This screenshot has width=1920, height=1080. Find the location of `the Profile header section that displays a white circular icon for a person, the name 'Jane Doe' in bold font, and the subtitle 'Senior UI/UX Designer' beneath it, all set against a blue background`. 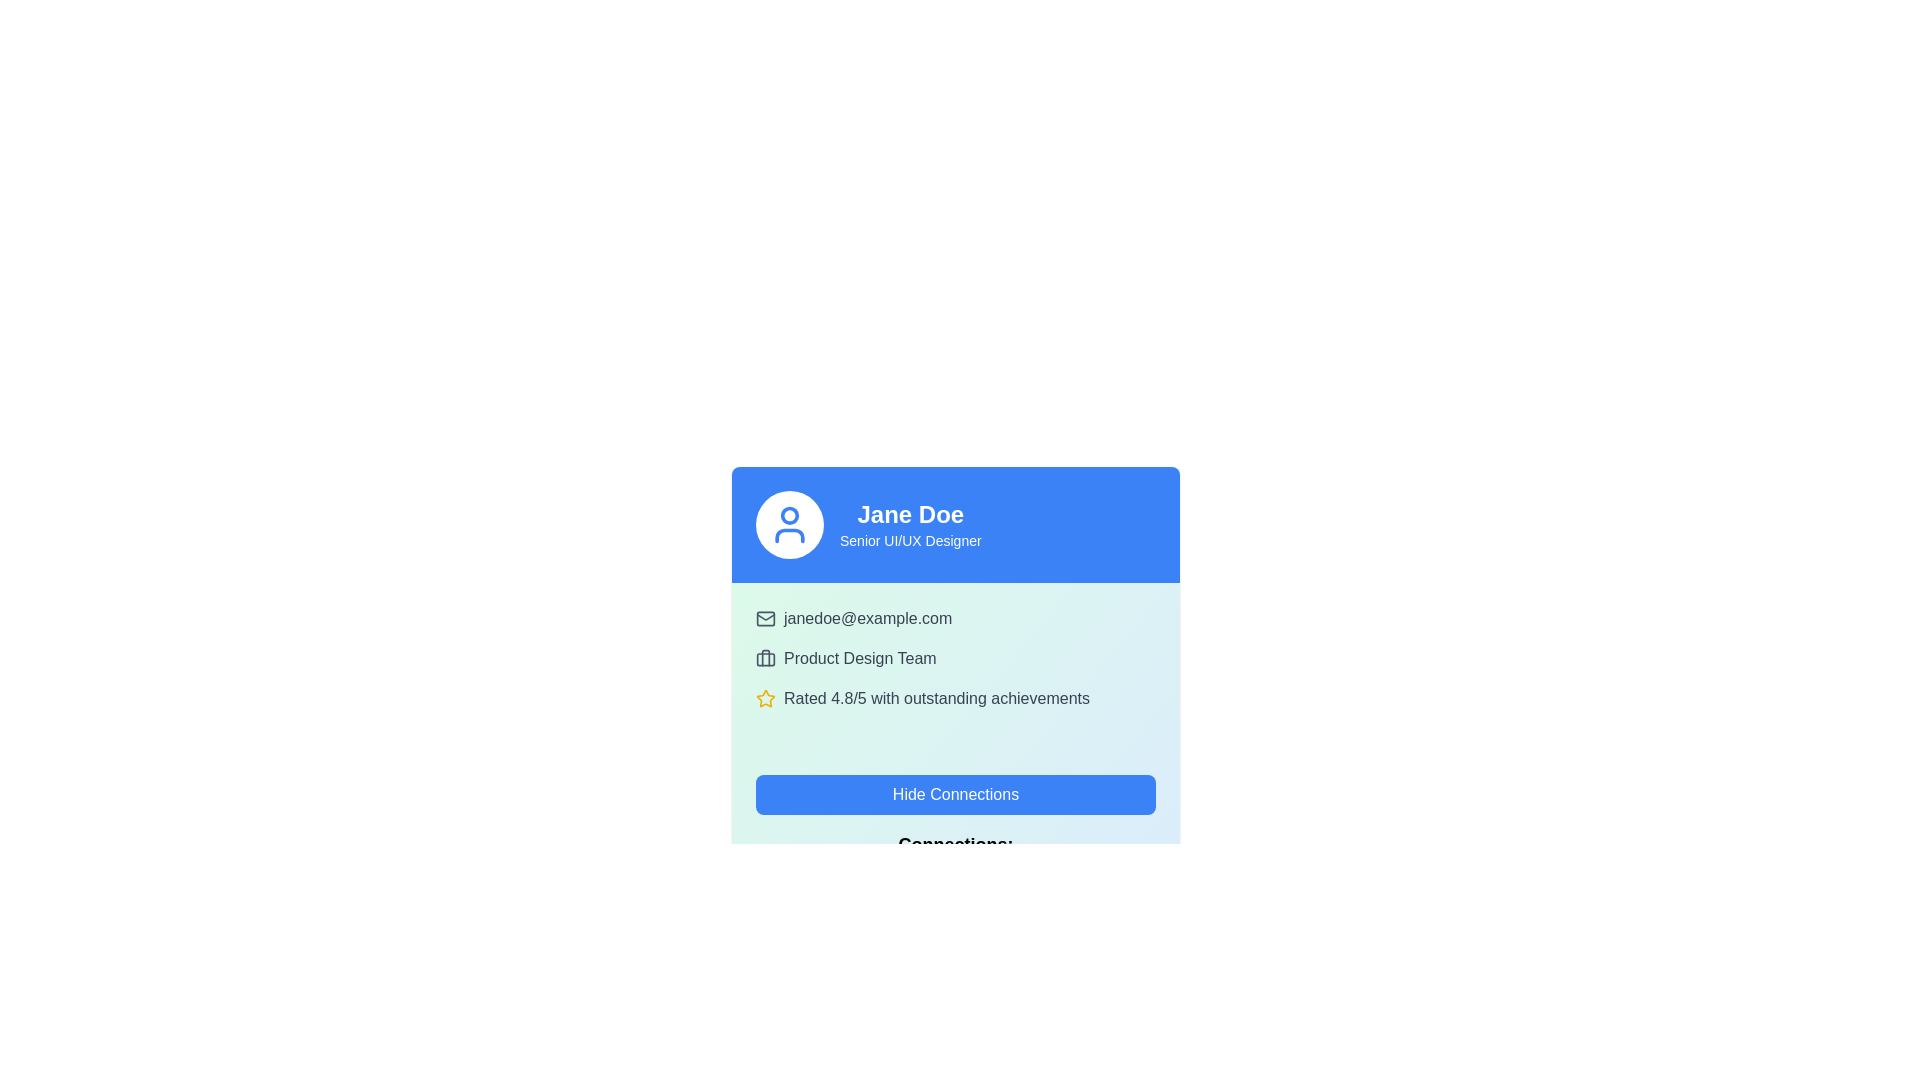

the Profile header section that displays a white circular icon for a person, the name 'Jane Doe' in bold font, and the subtitle 'Senior UI/UX Designer' beneath it, all set against a blue background is located at coordinates (954, 523).